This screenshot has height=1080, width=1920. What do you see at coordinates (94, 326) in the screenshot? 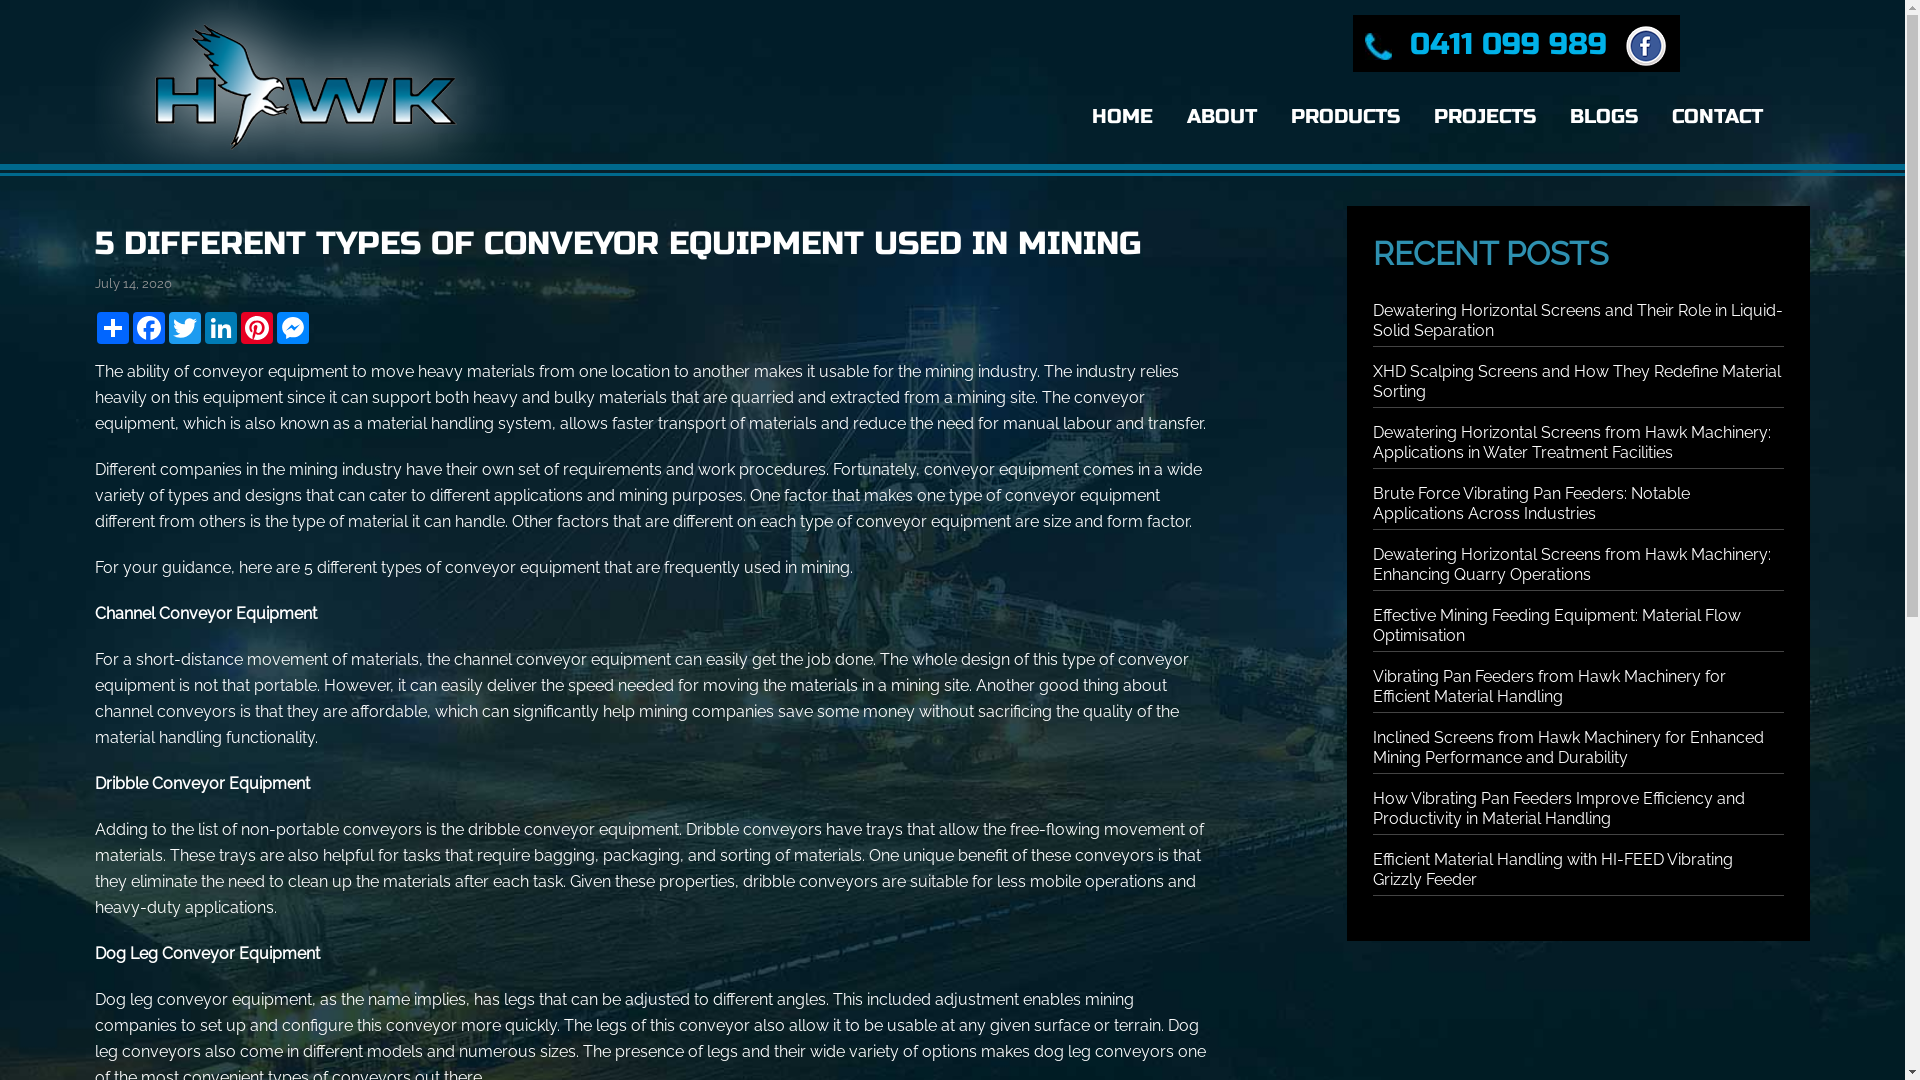
I see `'Share'` at bounding box center [94, 326].